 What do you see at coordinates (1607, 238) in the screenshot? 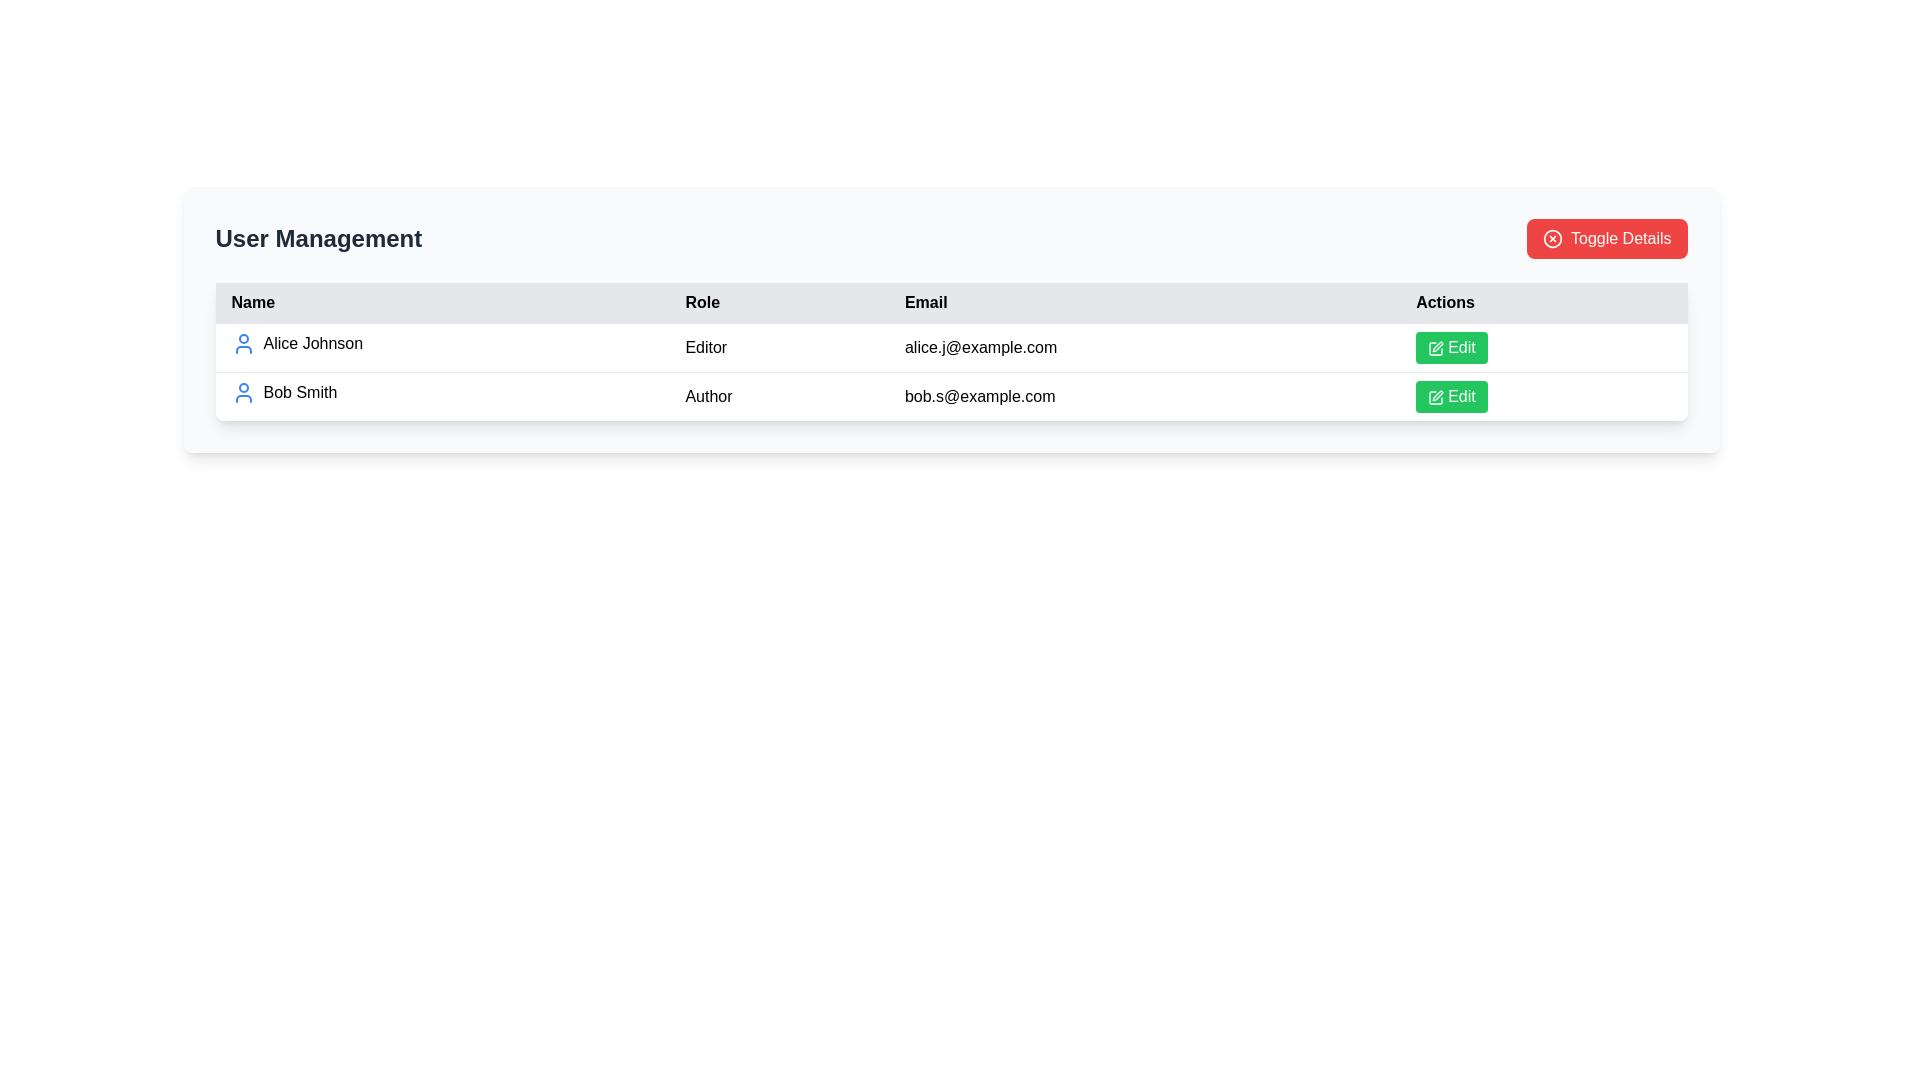
I see `the button in the top-right corner of the 'User Management' section` at bounding box center [1607, 238].